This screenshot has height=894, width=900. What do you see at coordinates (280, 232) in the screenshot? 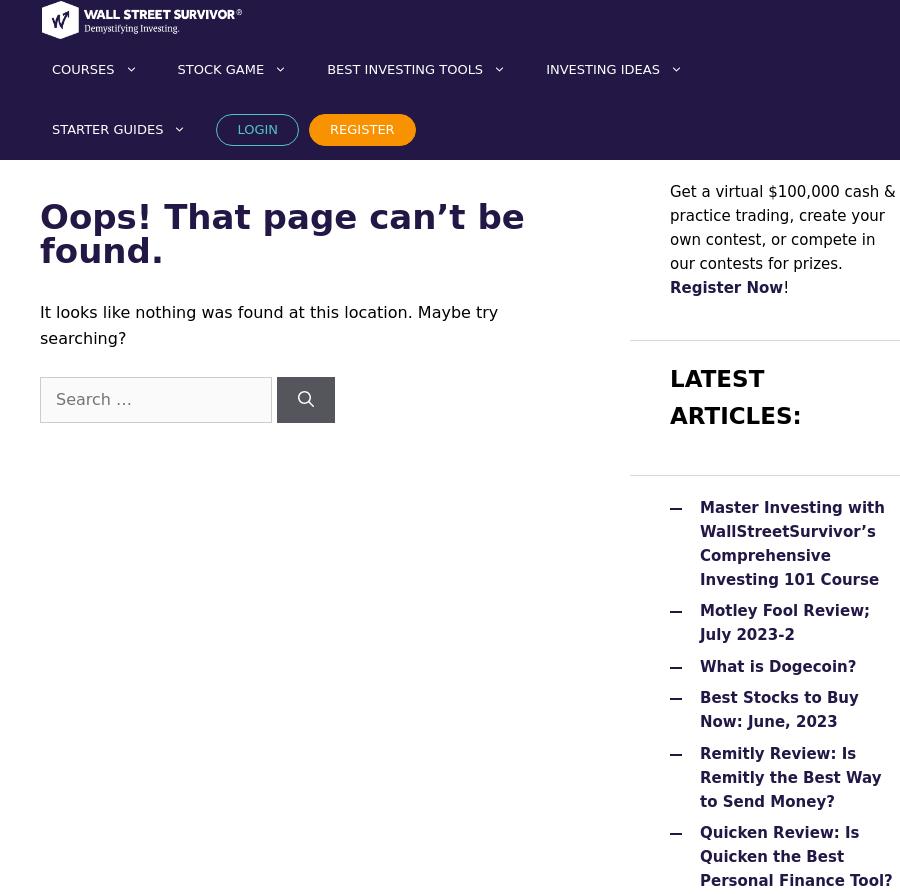
I see `'Oops! That page can’t be found.'` at bounding box center [280, 232].